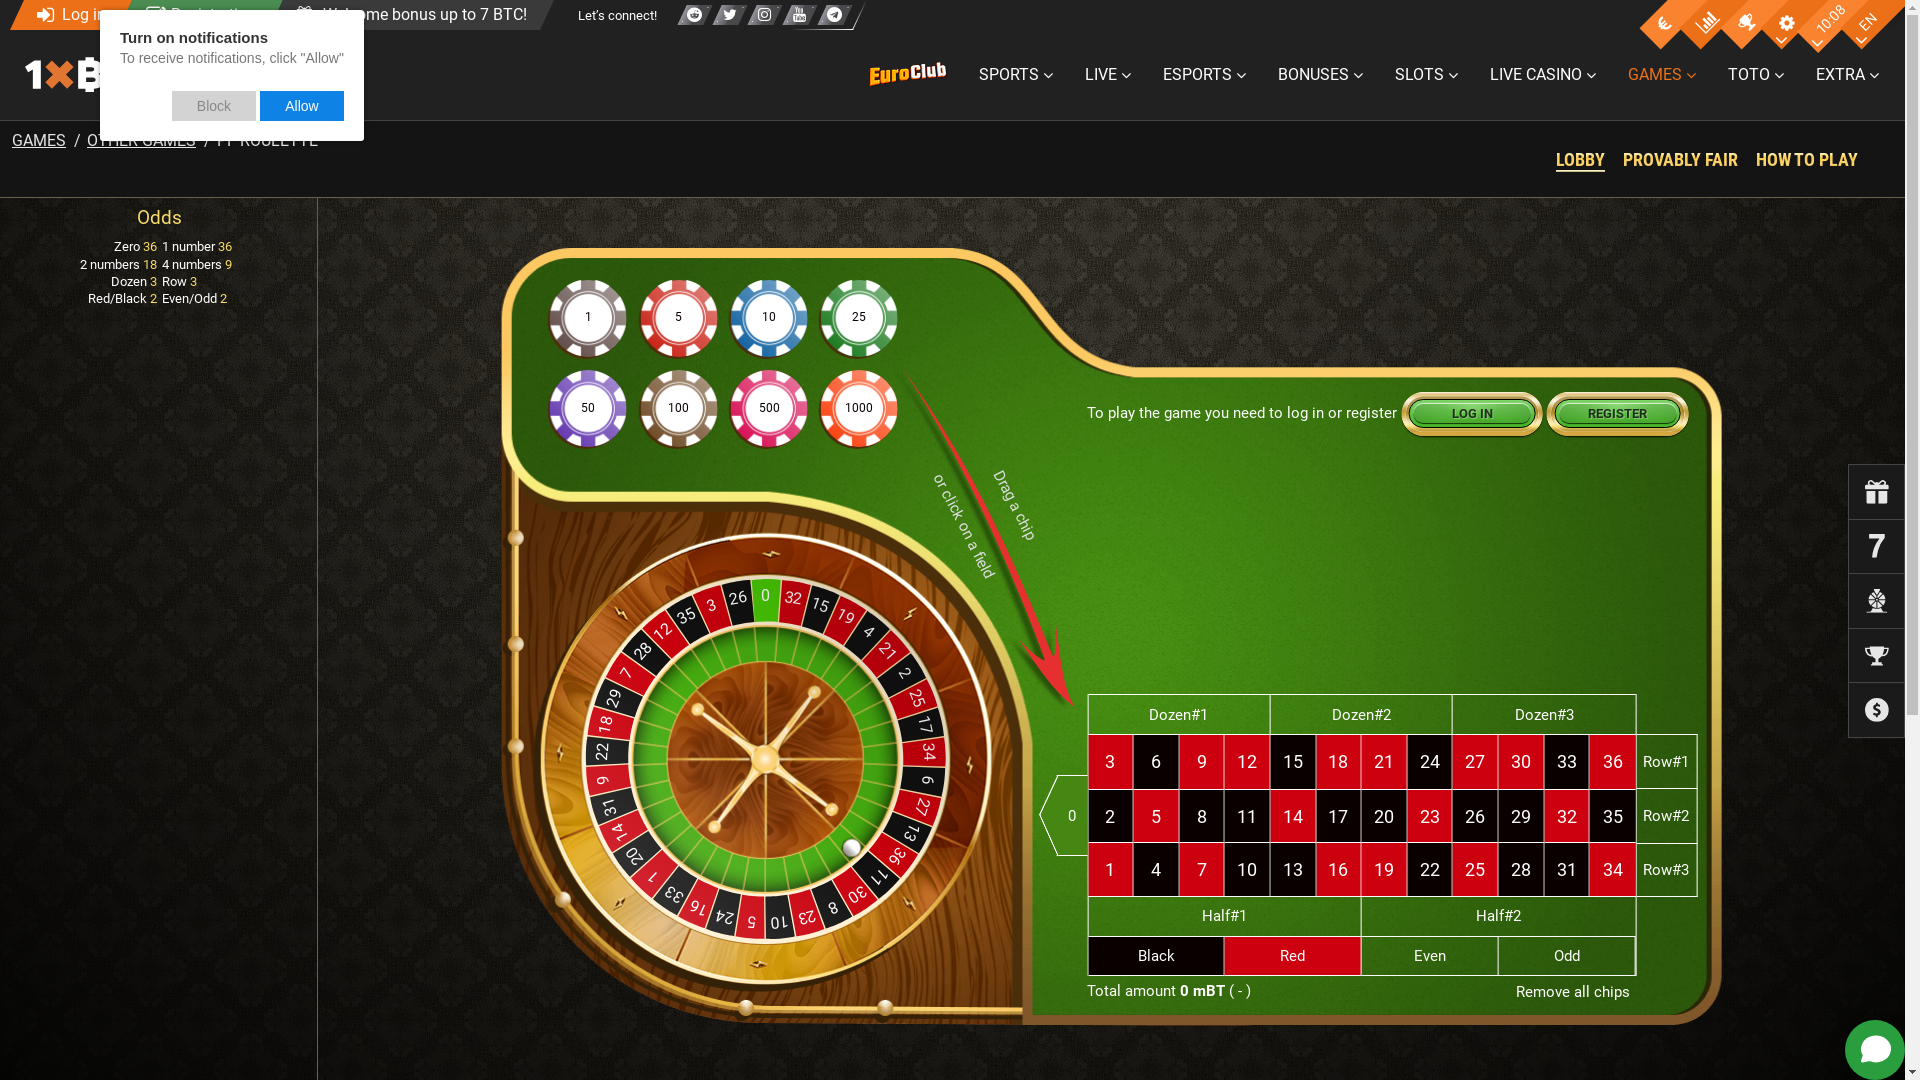 Image resolution: width=1920 pixels, height=1080 pixels. I want to click on 'Allow', so click(301, 105).